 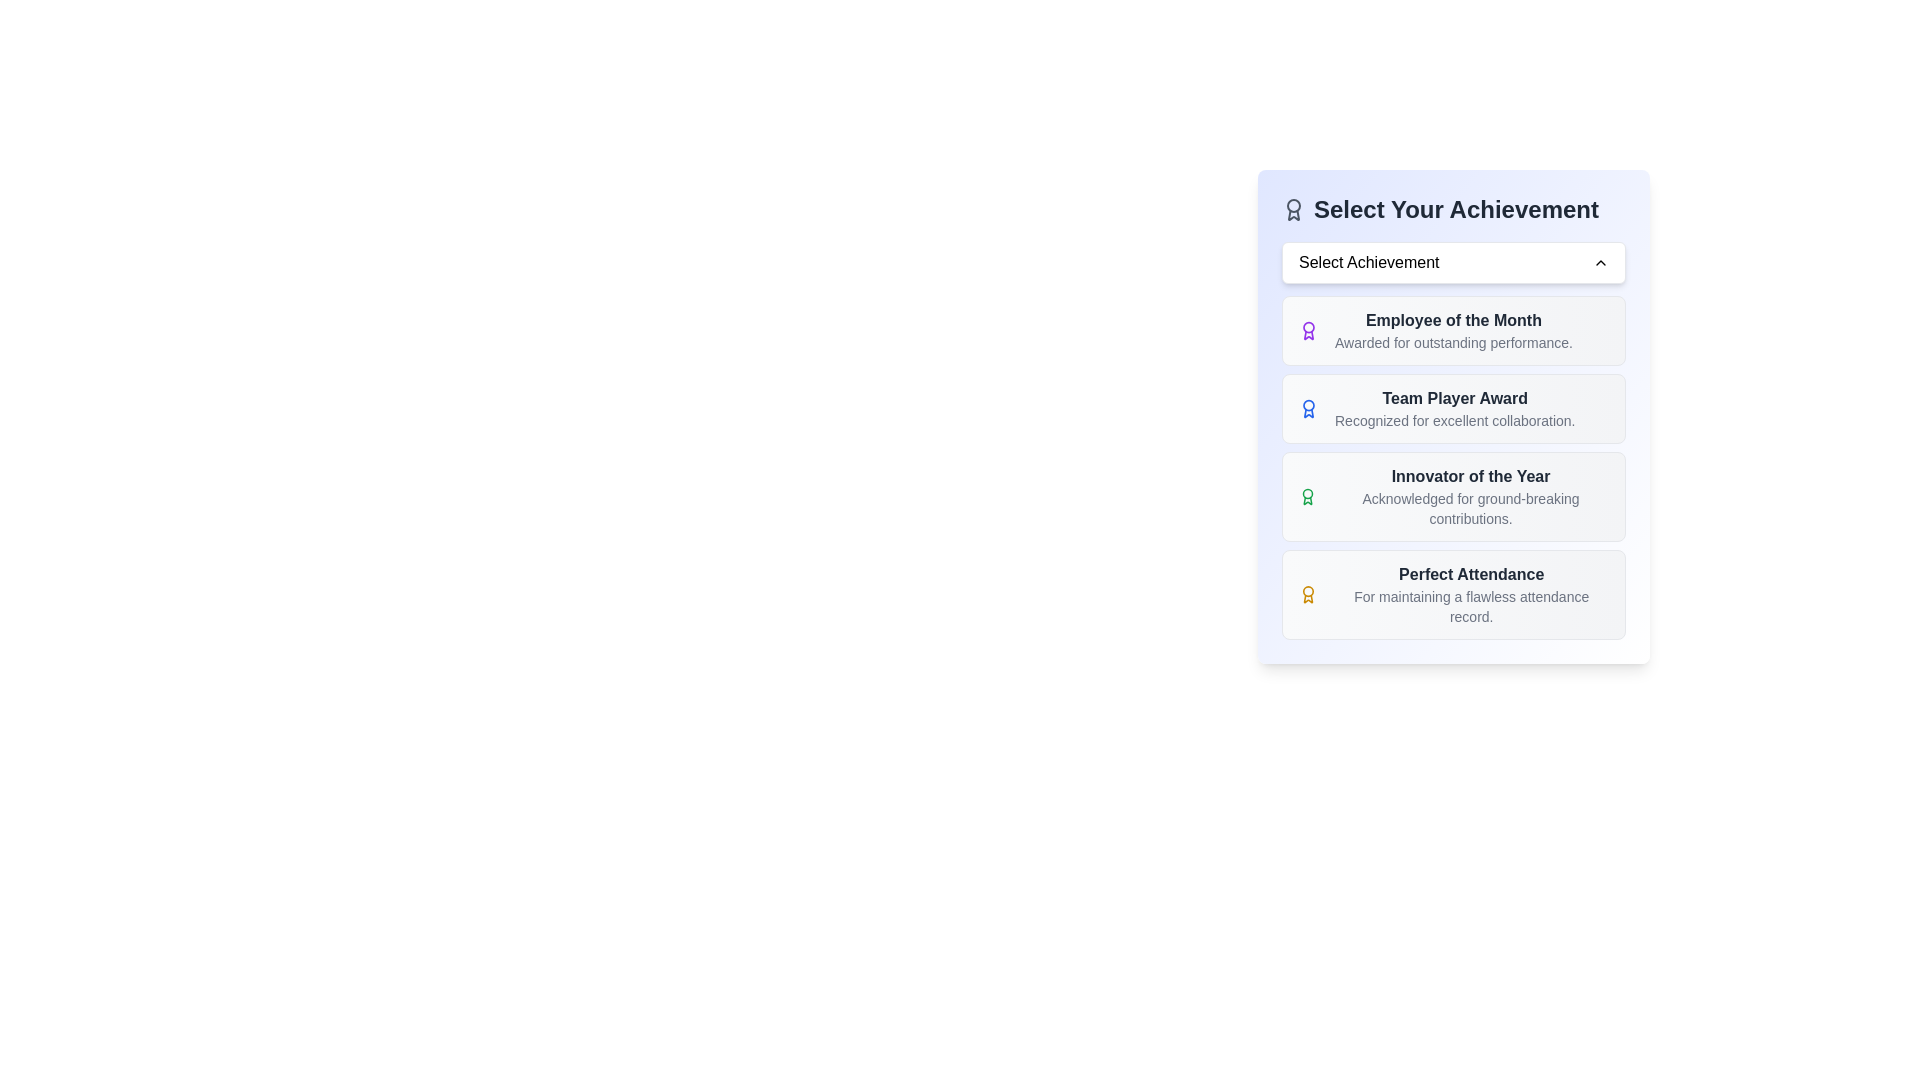 What do you see at coordinates (1471, 477) in the screenshot?
I see `the static text label or heading that indicates the type of achievement the user is viewing, located in the third entry under 'Select Your Achievement'` at bounding box center [1471, 477].